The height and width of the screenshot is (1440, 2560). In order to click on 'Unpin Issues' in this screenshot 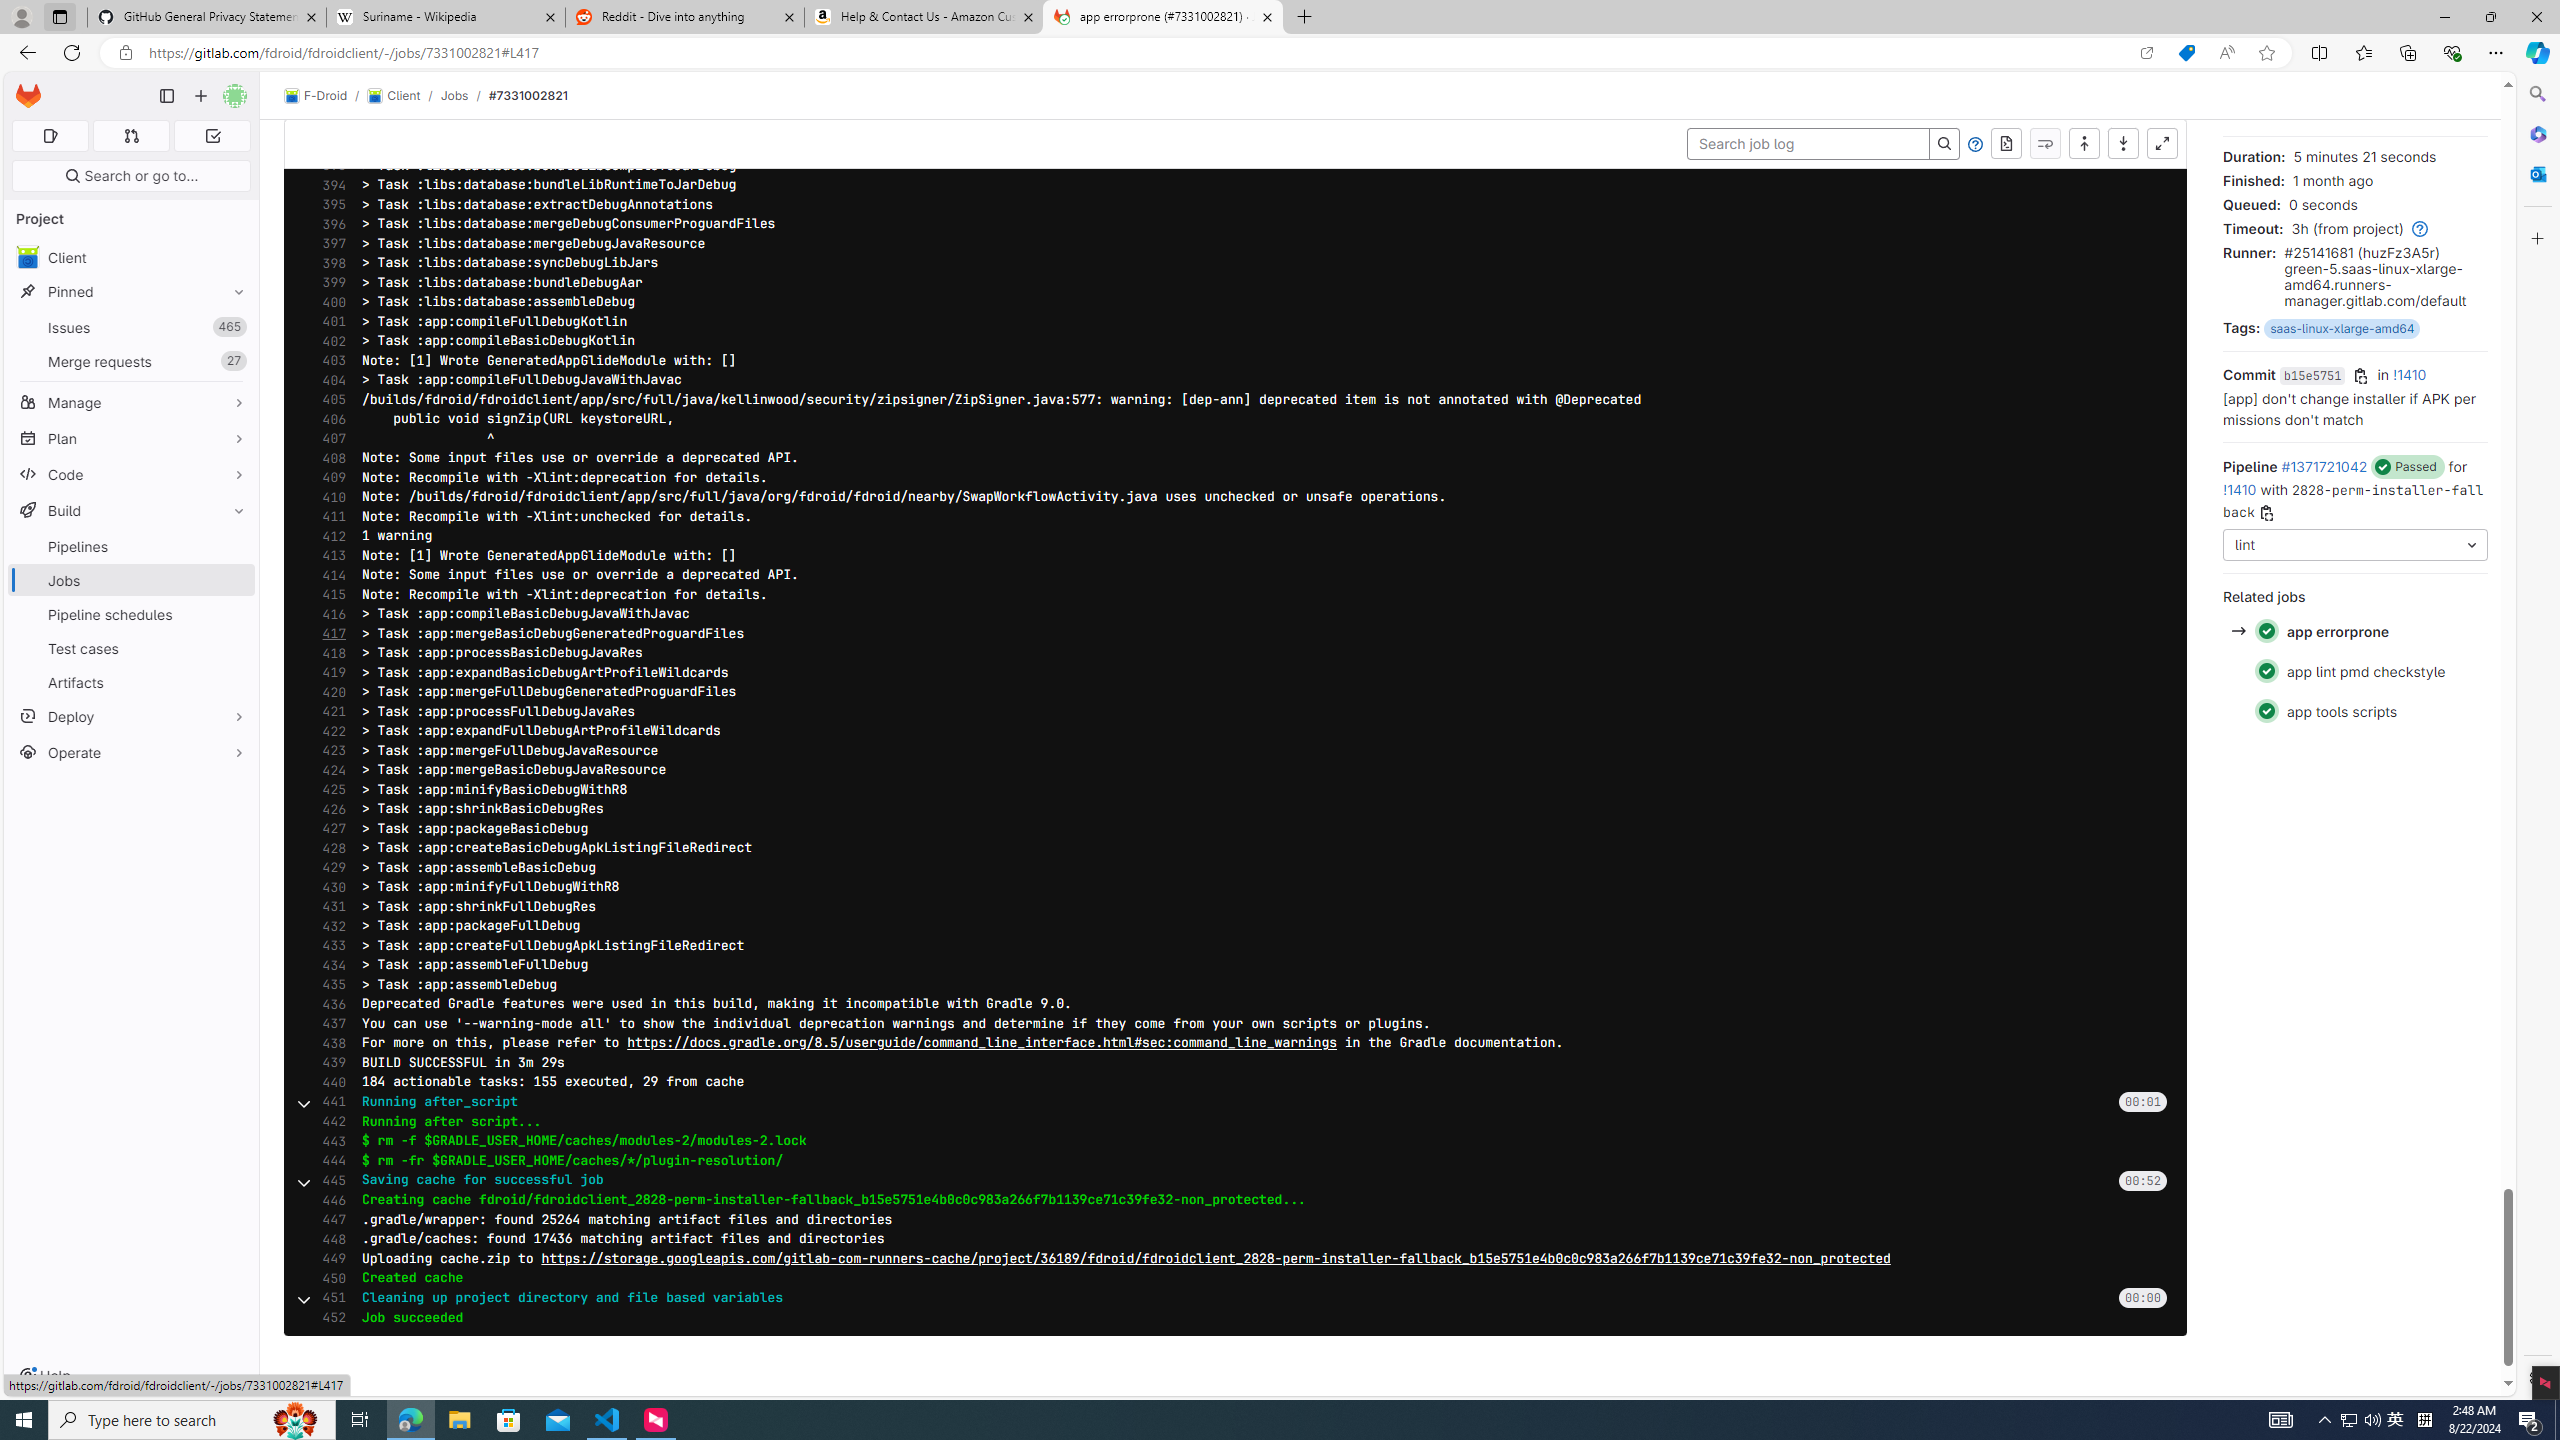, I will do `click(233, 326)`.